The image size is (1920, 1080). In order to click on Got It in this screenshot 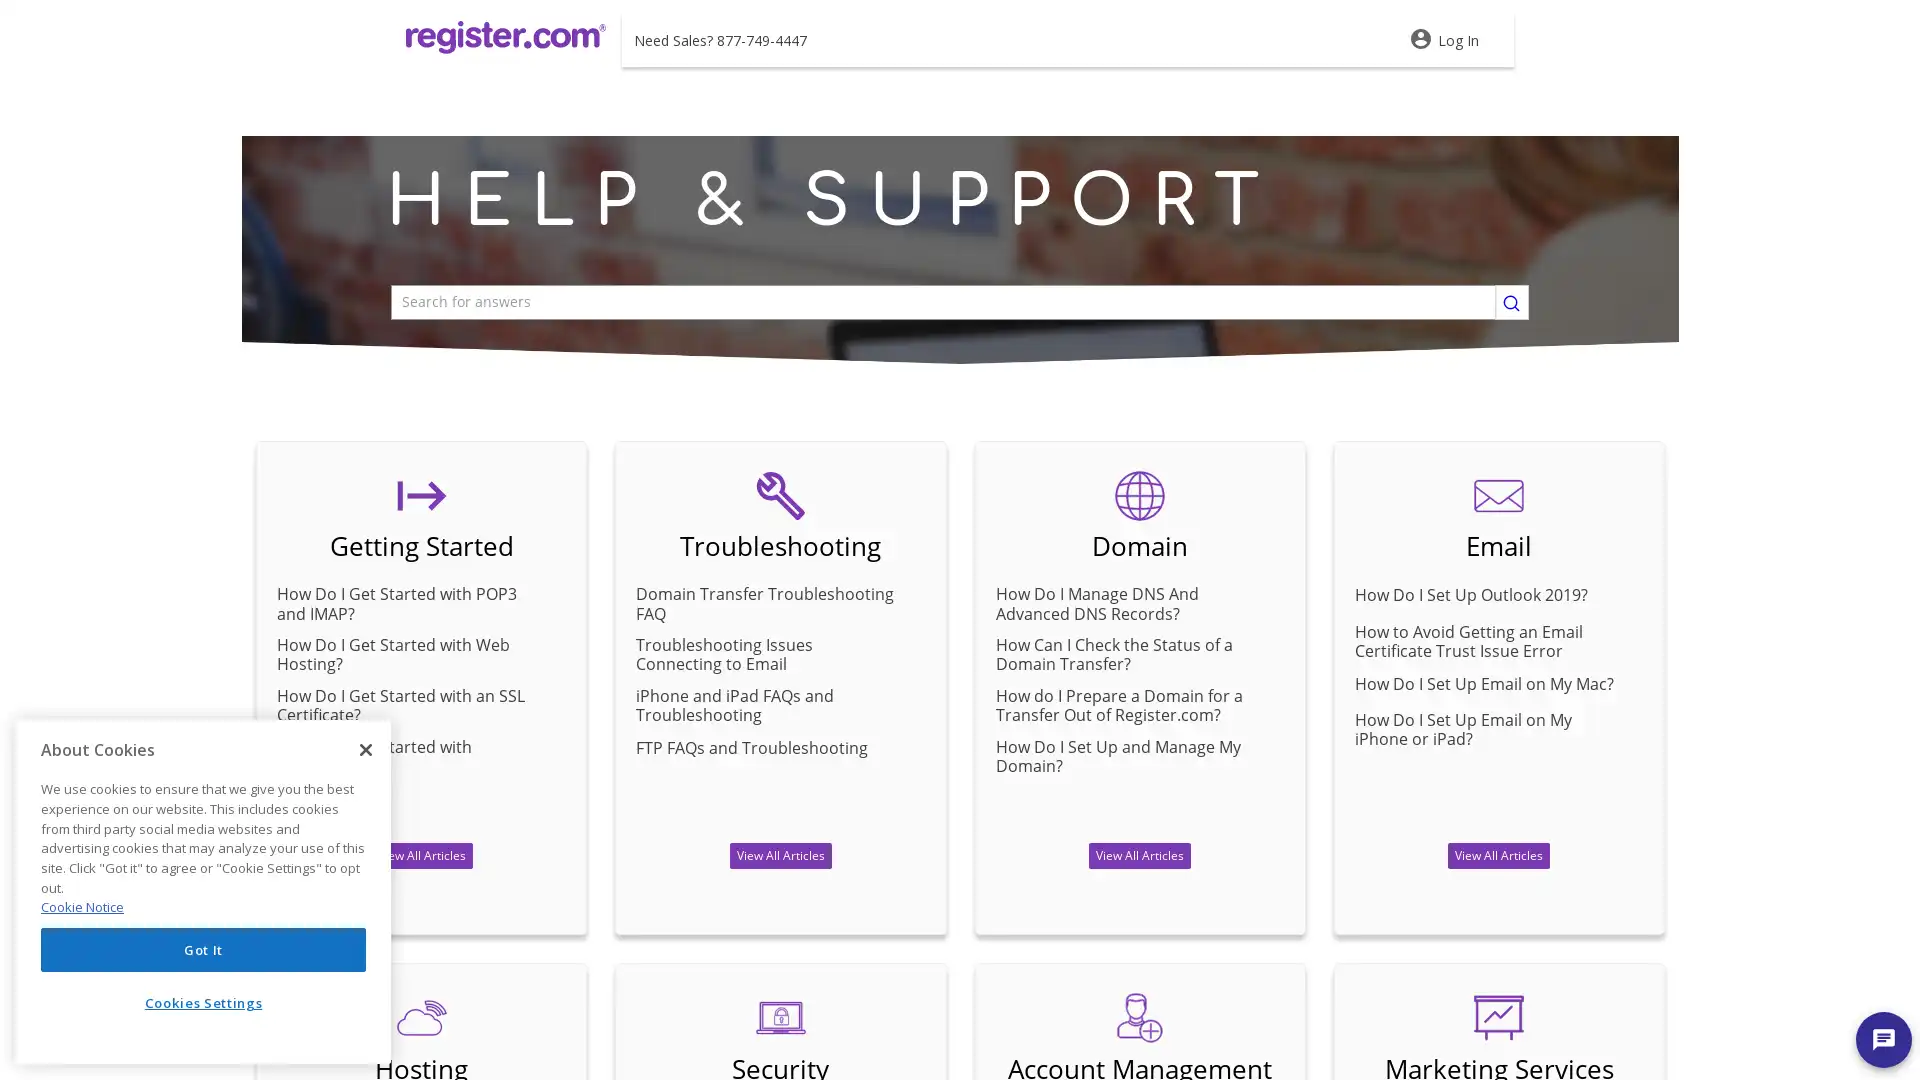, I will do `click(203, 948)`.